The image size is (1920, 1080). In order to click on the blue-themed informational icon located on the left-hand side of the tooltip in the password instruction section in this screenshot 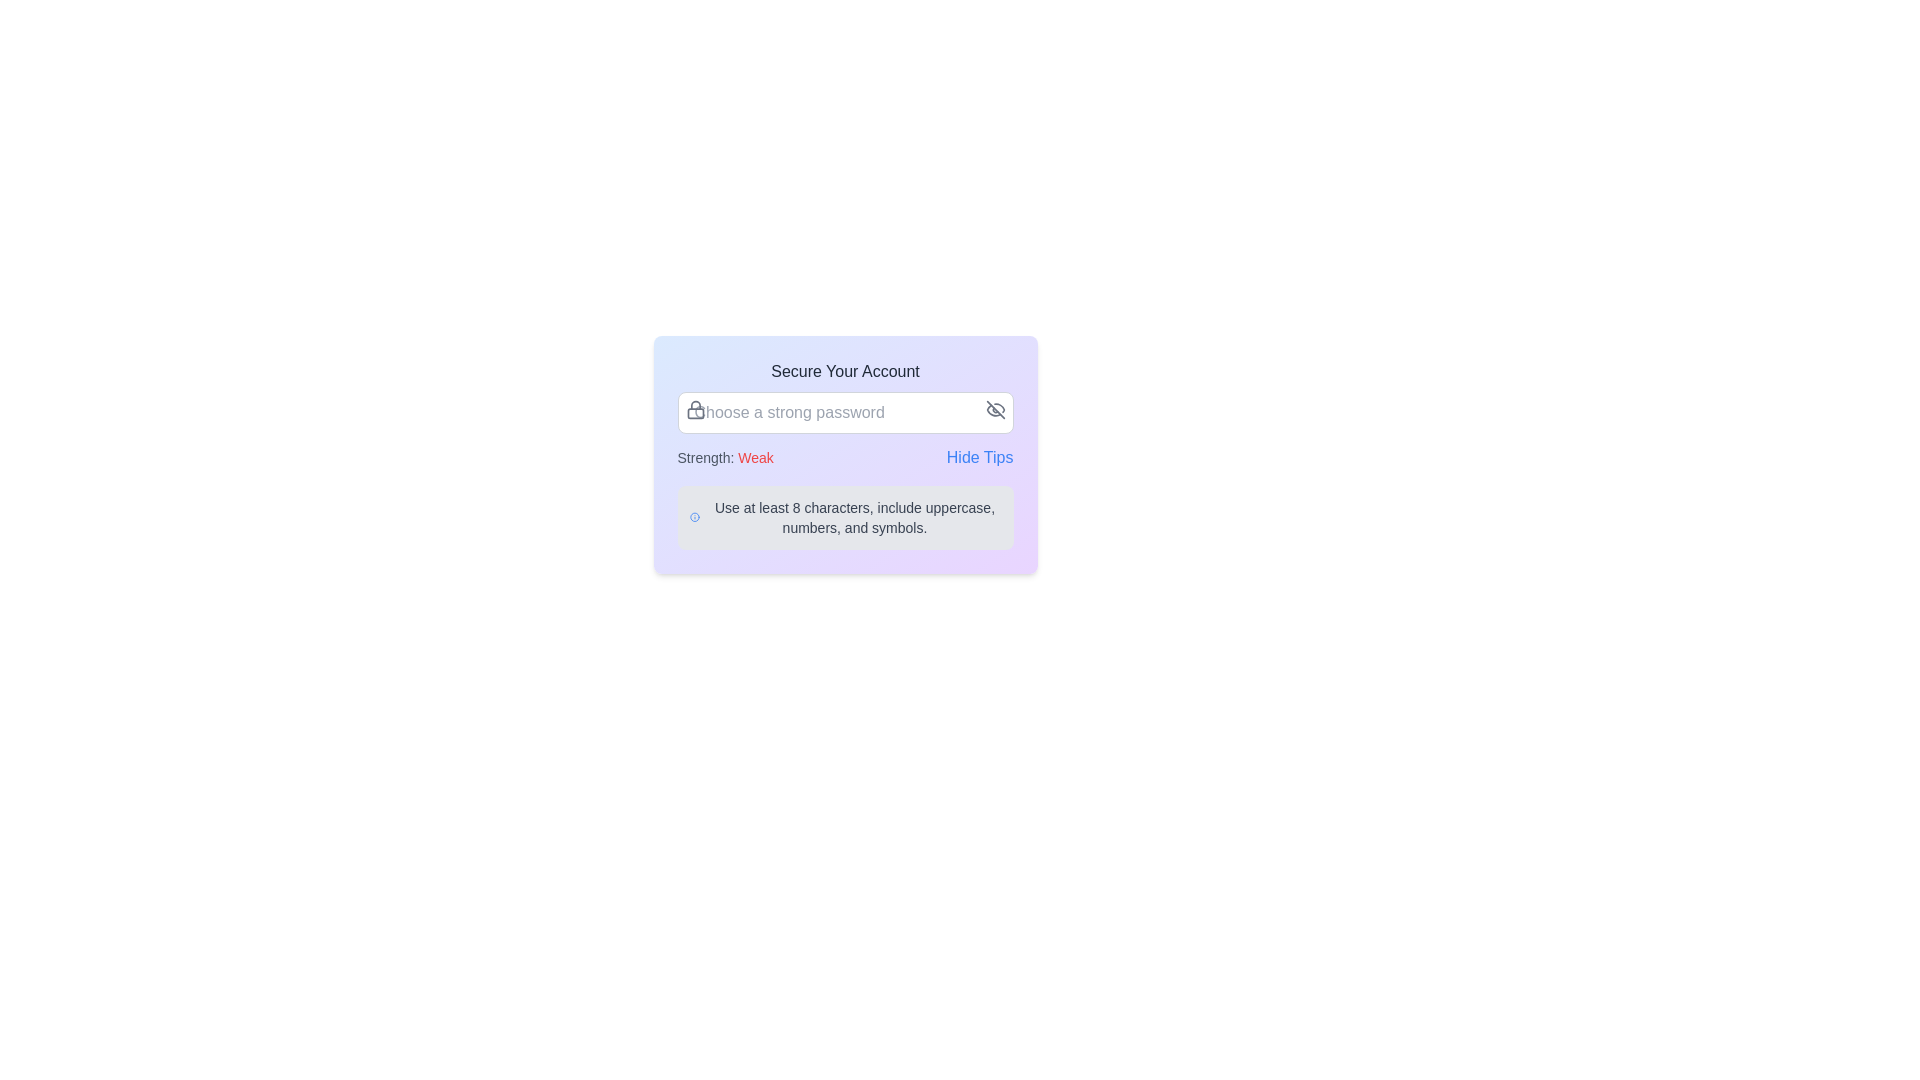, I will do `click(695, 516)`.